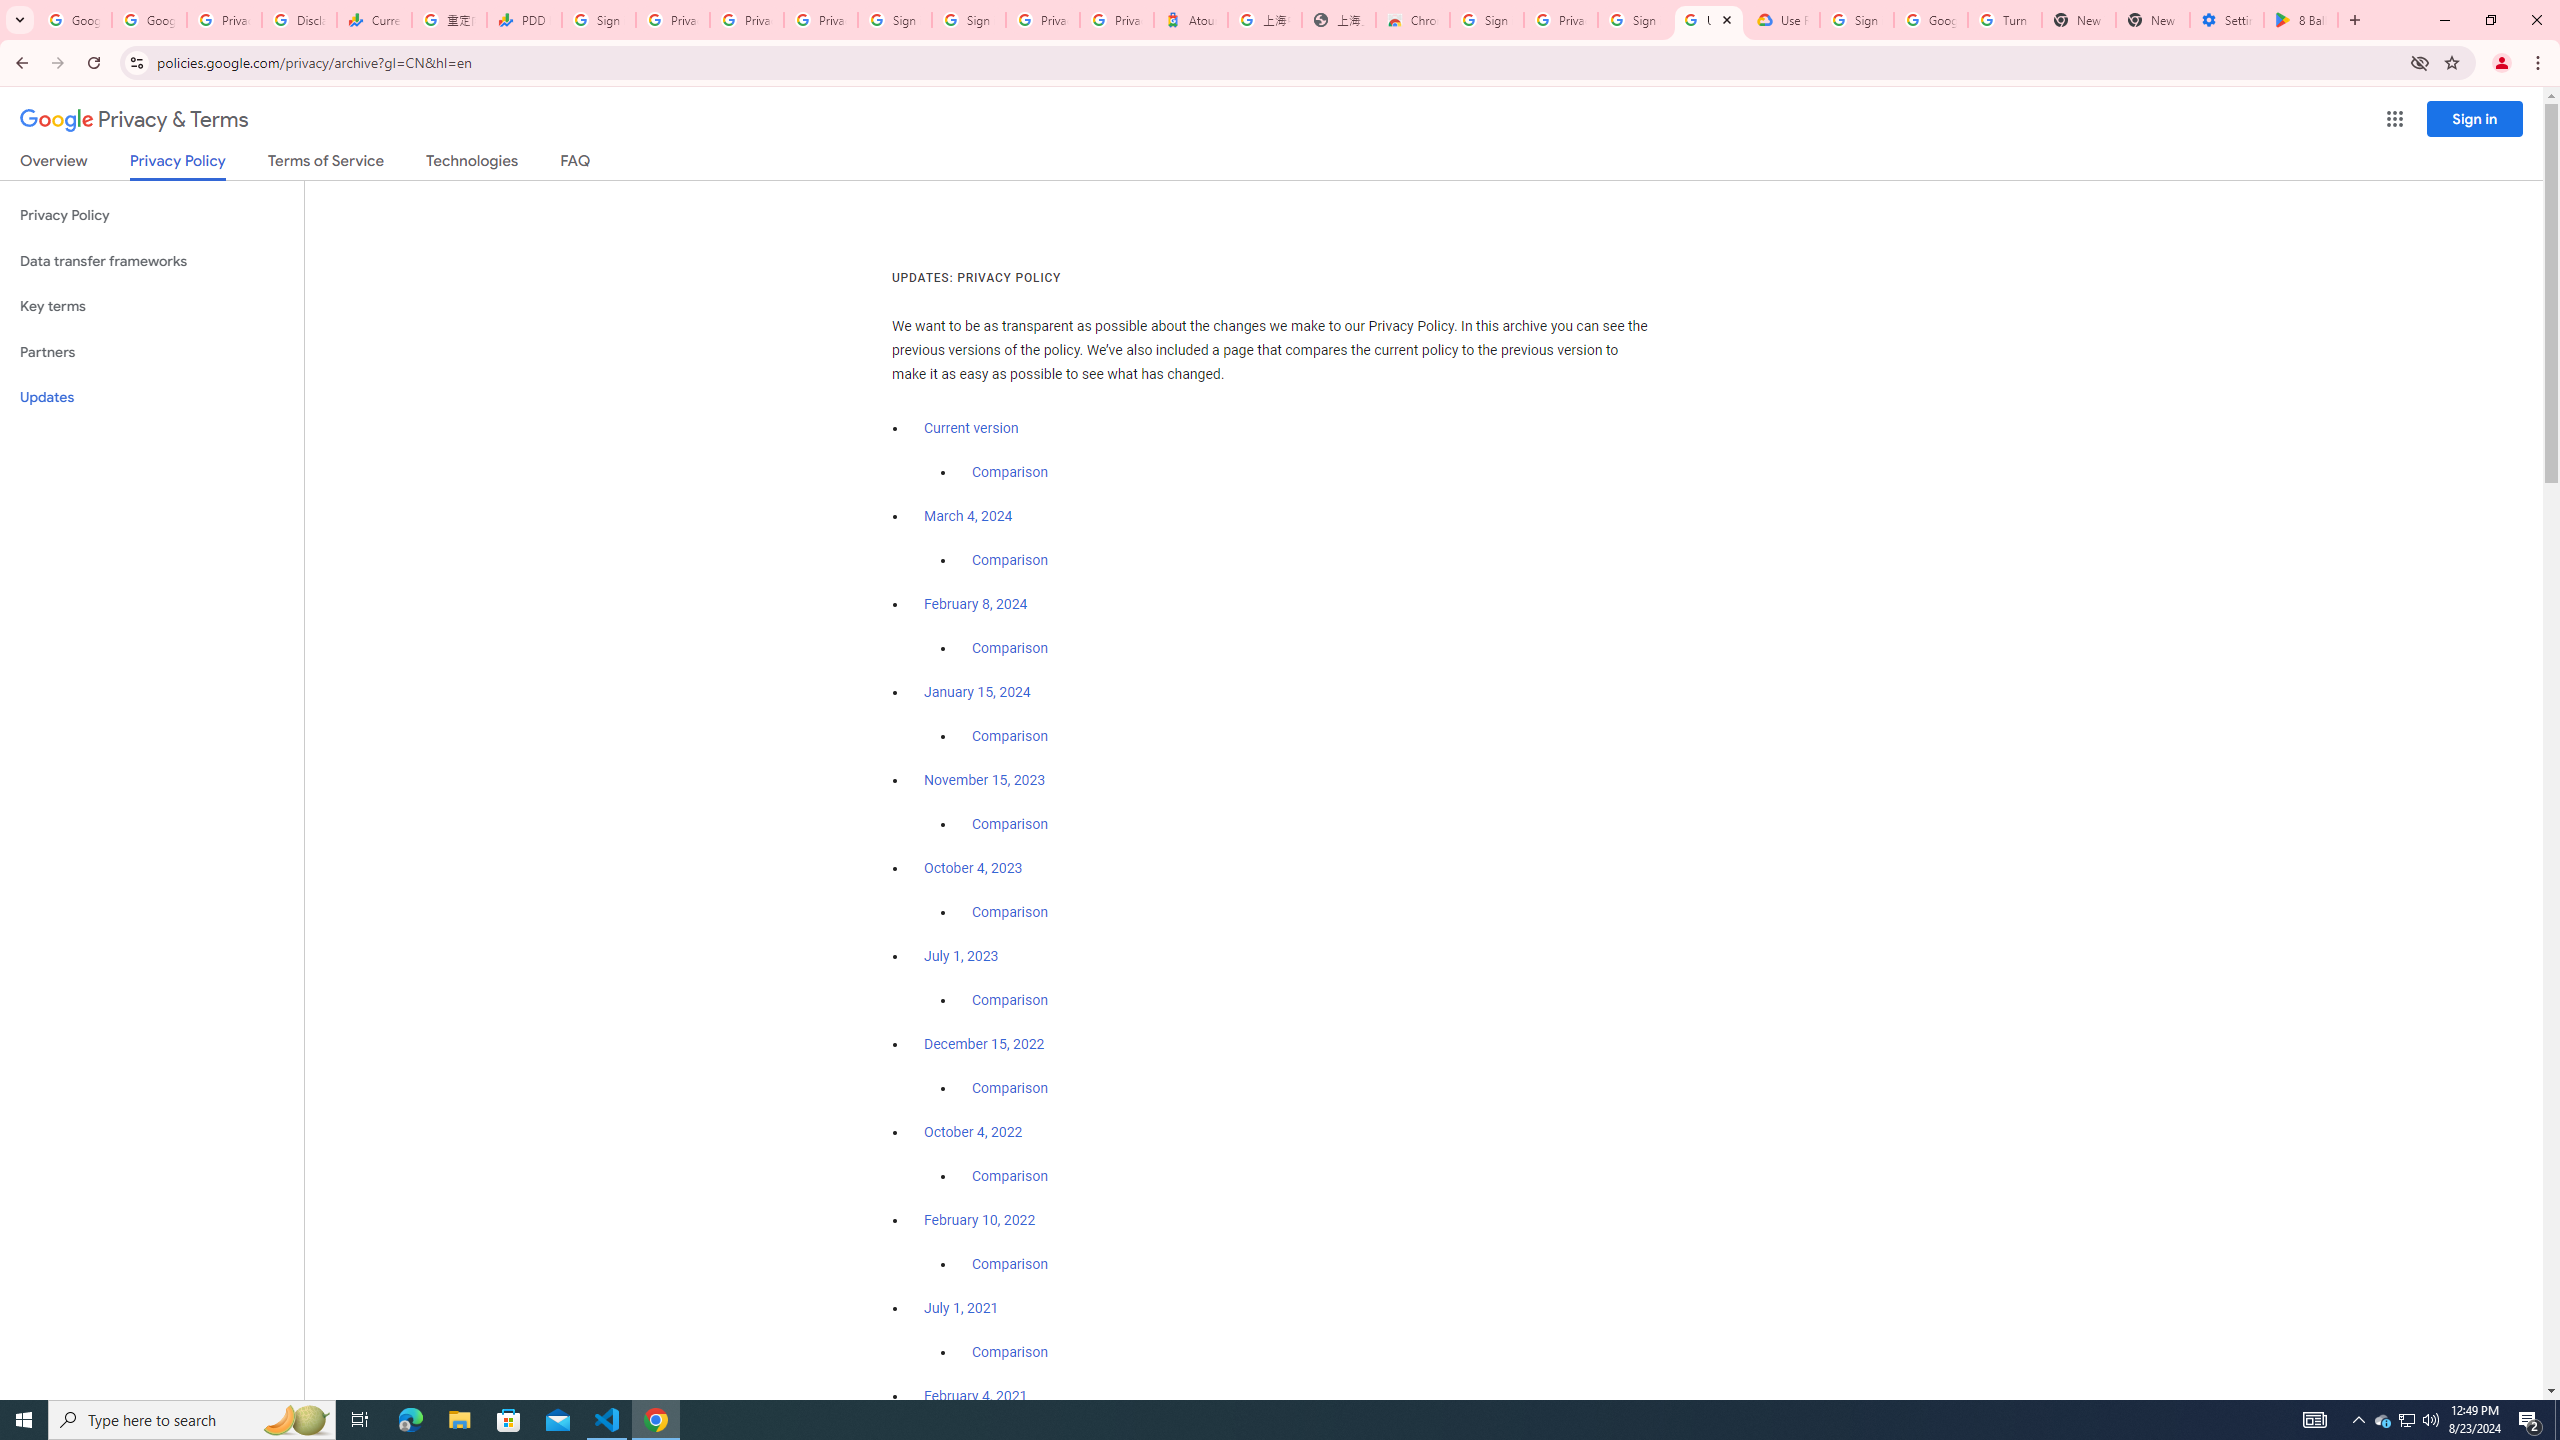  What do you see at coordinates (1929, 19) in the screenshot?
I see `'Google Account Help'` at bounding box center [1929, 19].